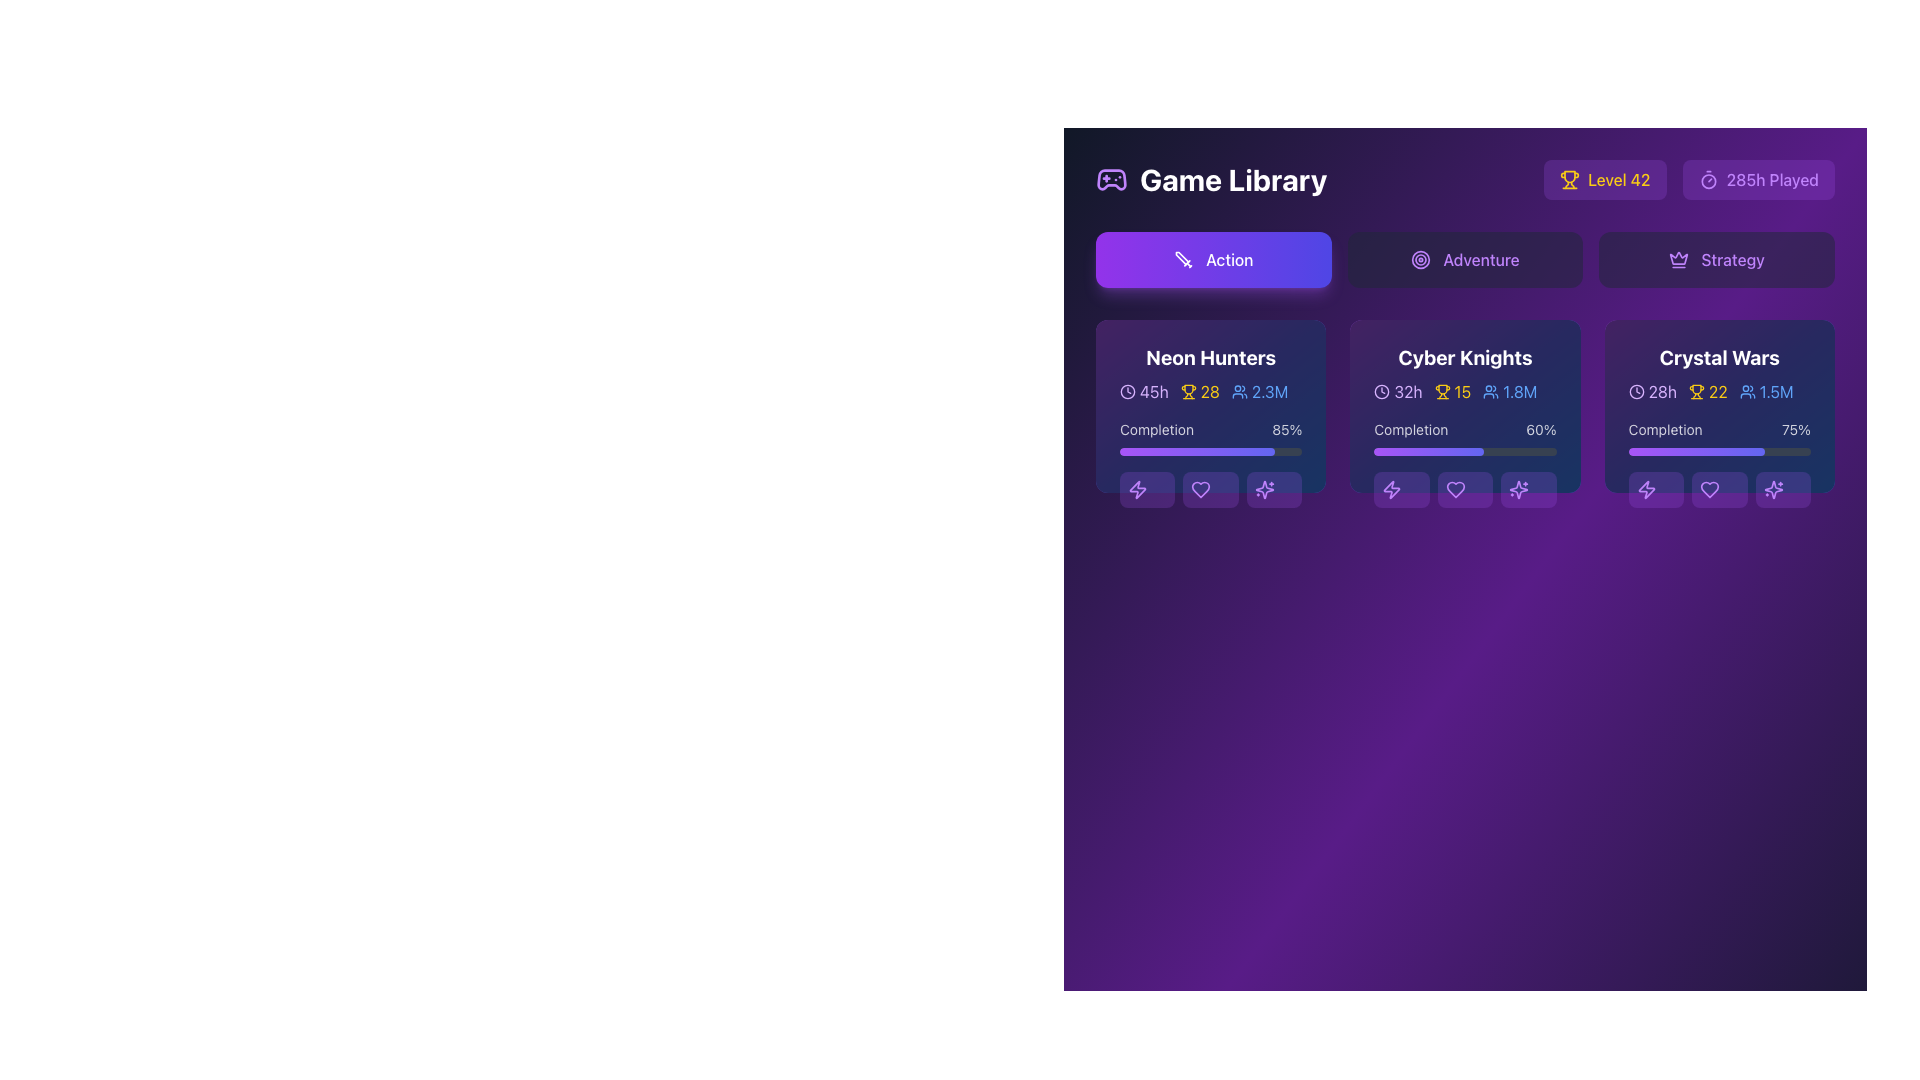 The width and height of the screenshot is (1920, 1080). Describe the element at coordinates (1465, 451) in the screenshot. I see `the progress bar located under the 'Completion' label in the 'Cyber Knights' card within the 'Game Library' interface, which indicates a 60% completion rate` at that location.